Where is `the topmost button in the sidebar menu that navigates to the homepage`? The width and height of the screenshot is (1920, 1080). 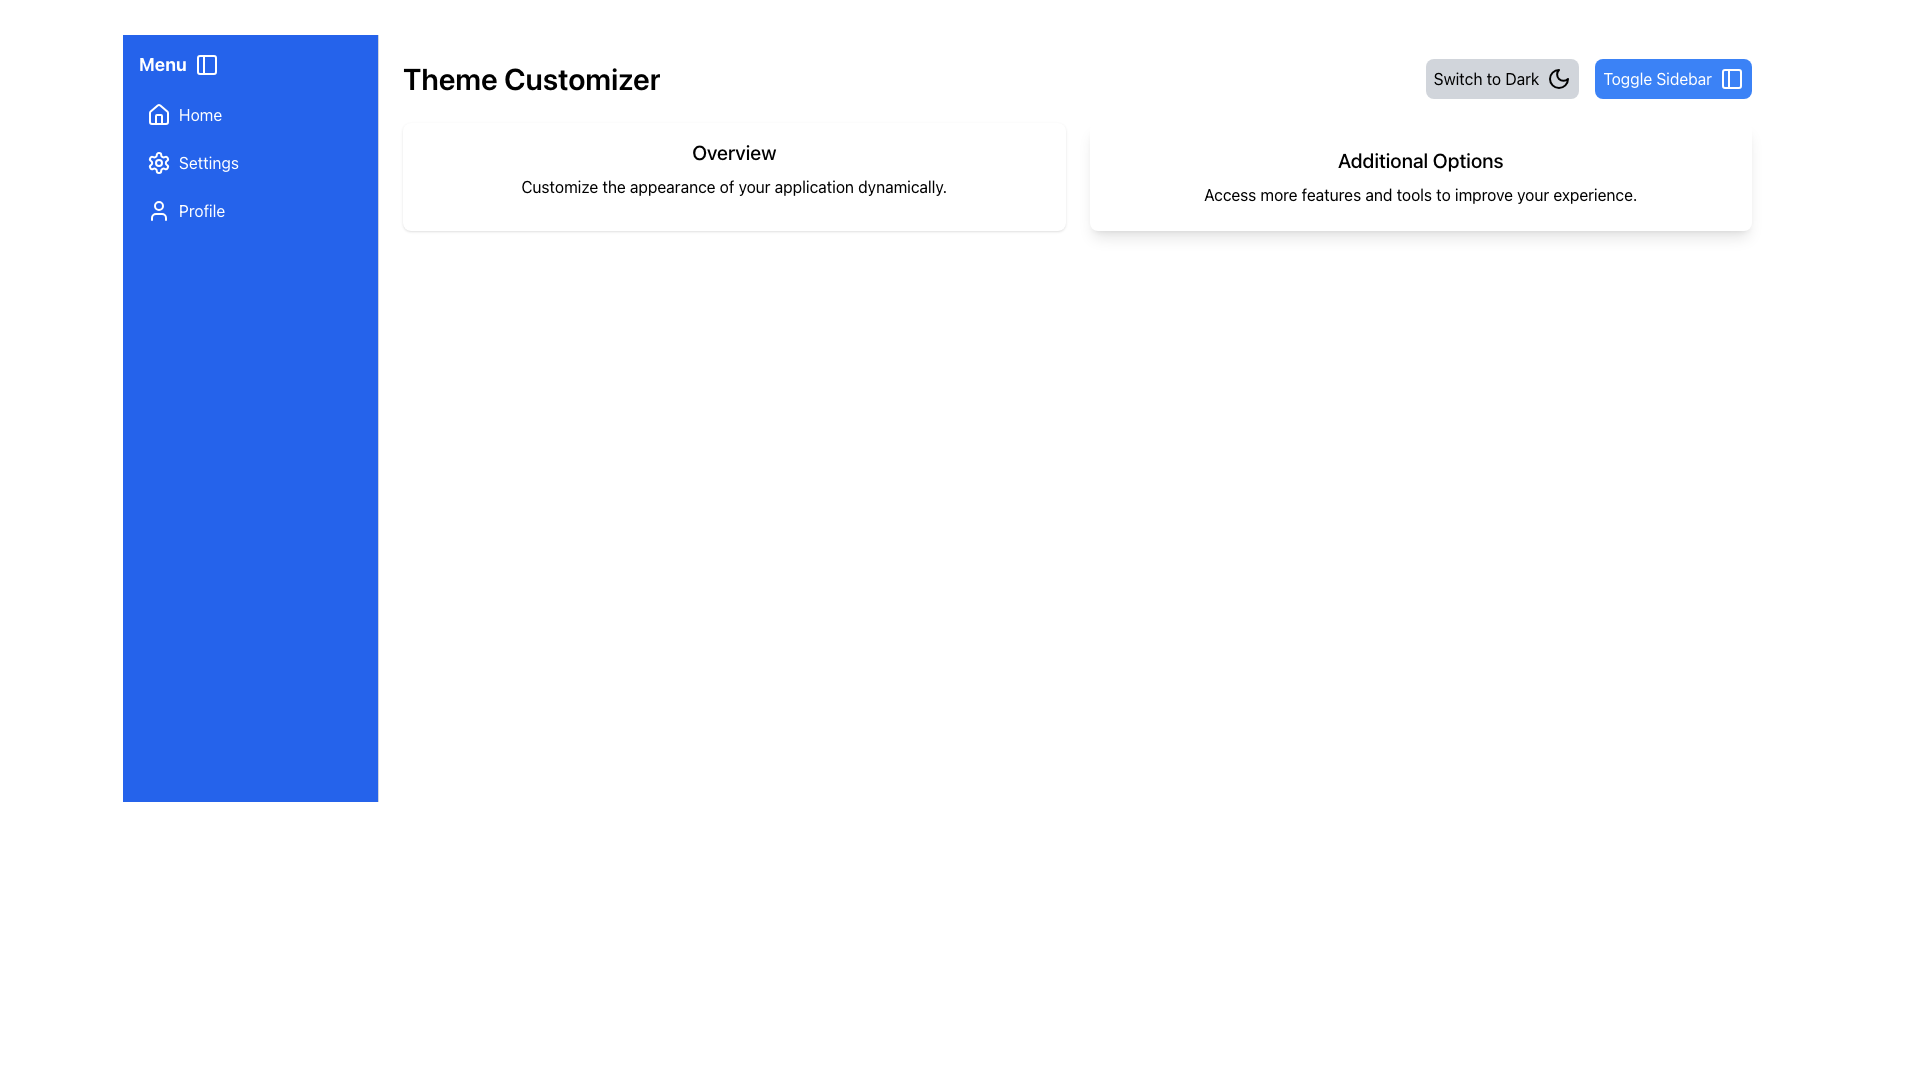 the topmost button in the sidebar menu that navigates to the homepage is located at coordinates (249, 115).